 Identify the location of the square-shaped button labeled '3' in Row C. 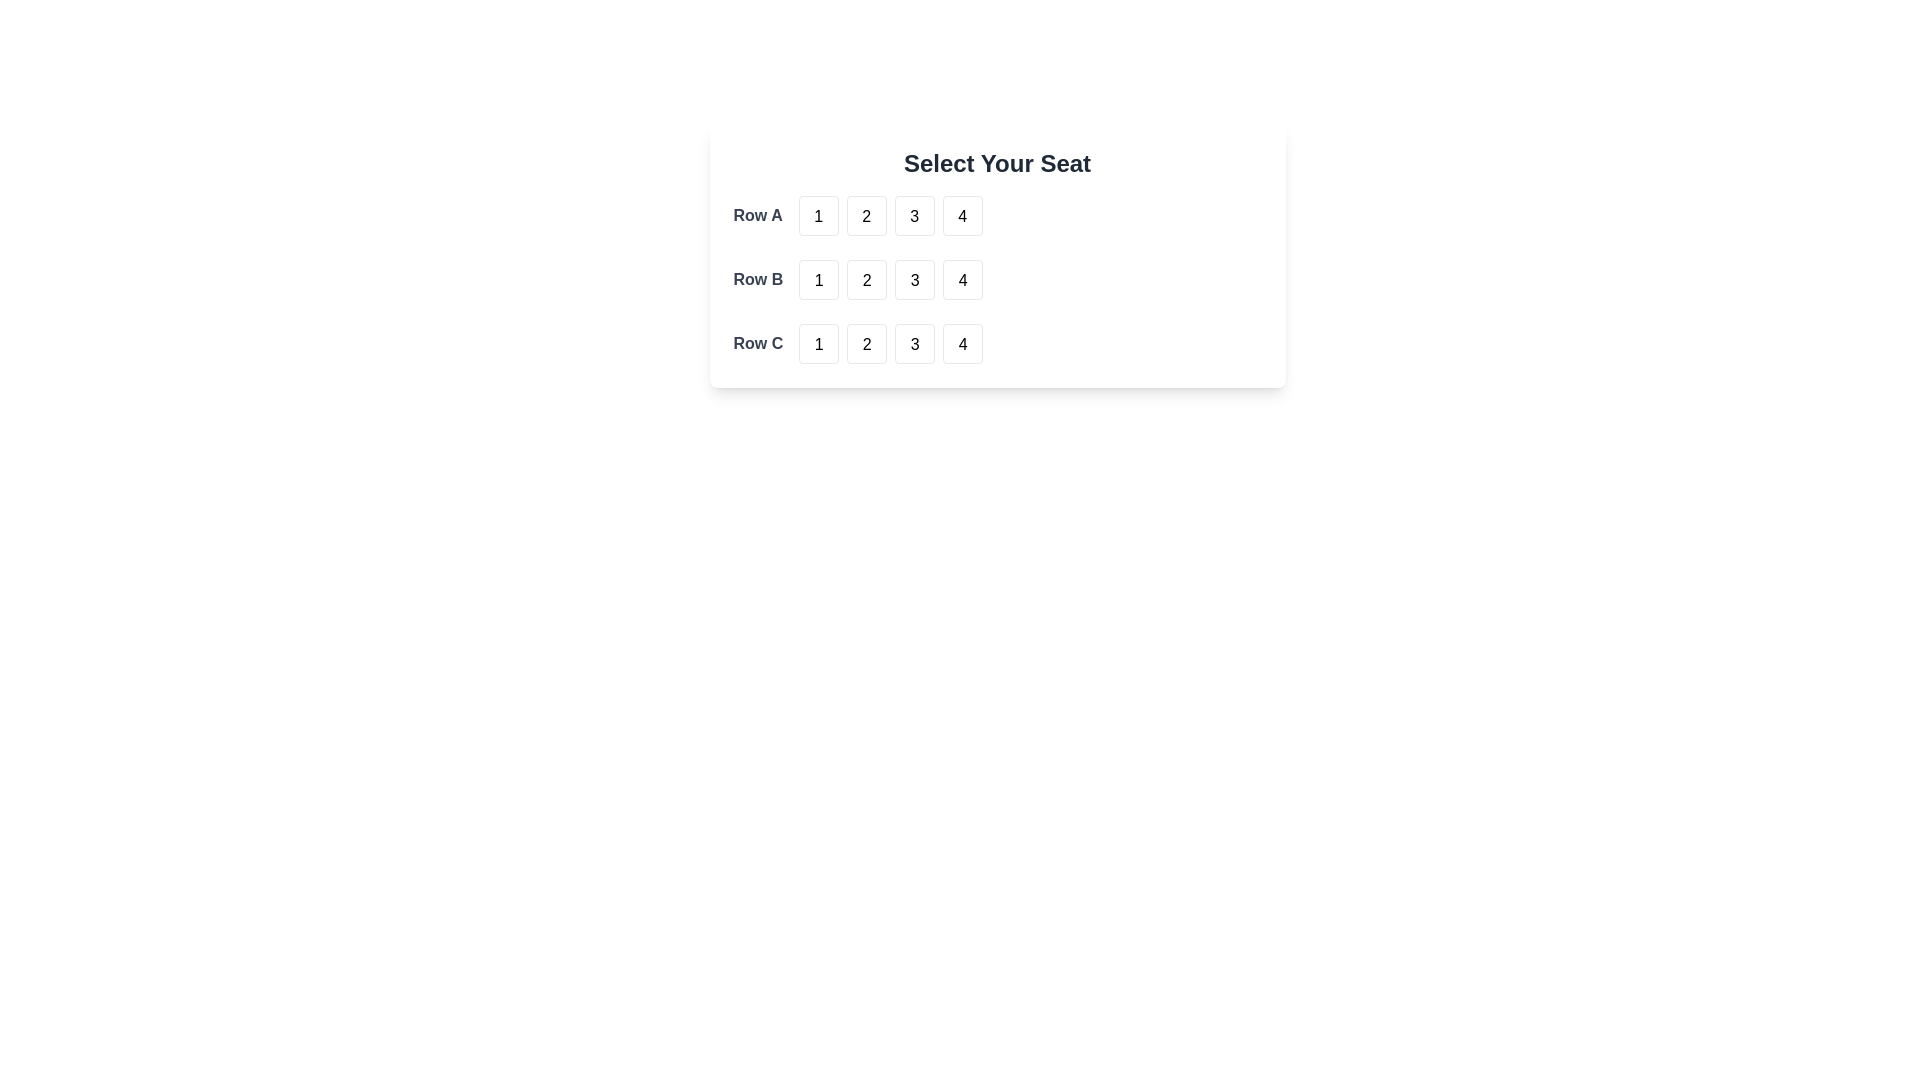
(914, 342).